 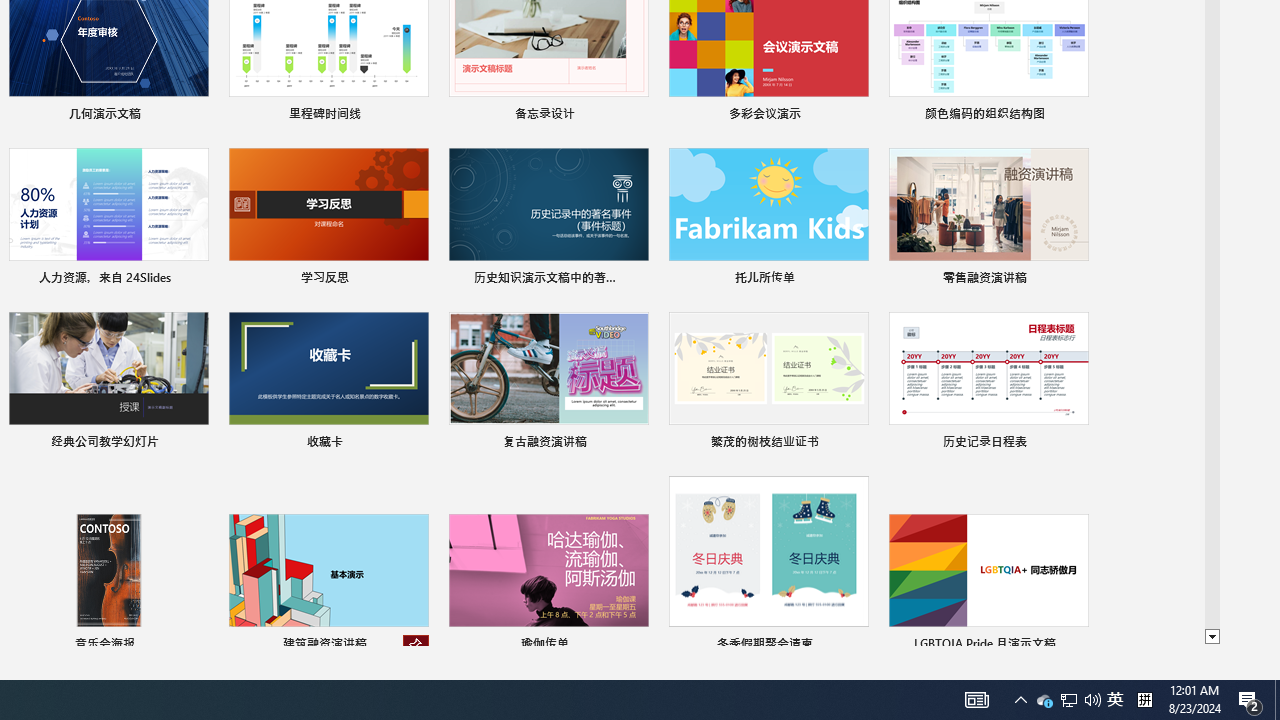 I want to click on 'Unpin from list', so click(x=415, y=645).